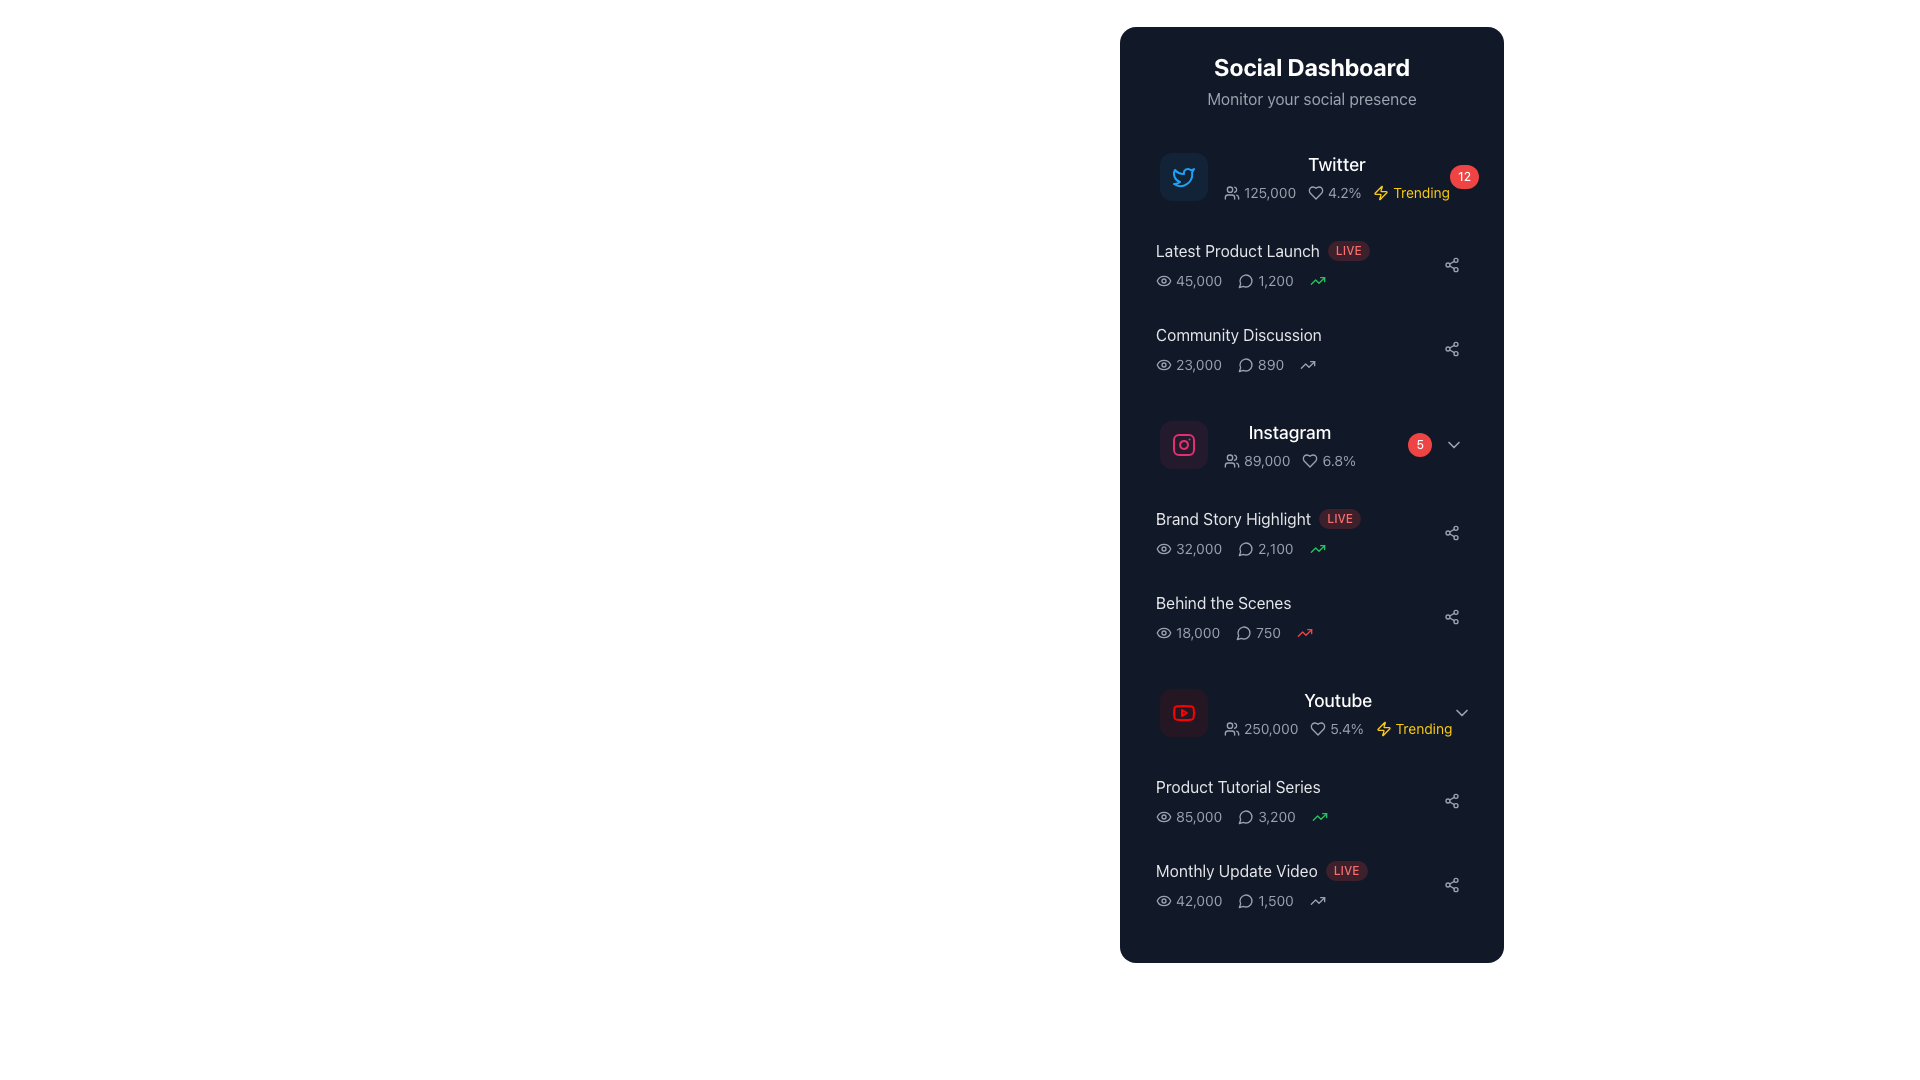  I want to click on the static text displaying '6.8%' and its adjacent heart-shaped icon, which is part of the 'Instagram' row in the interface, so click(1329, 461).